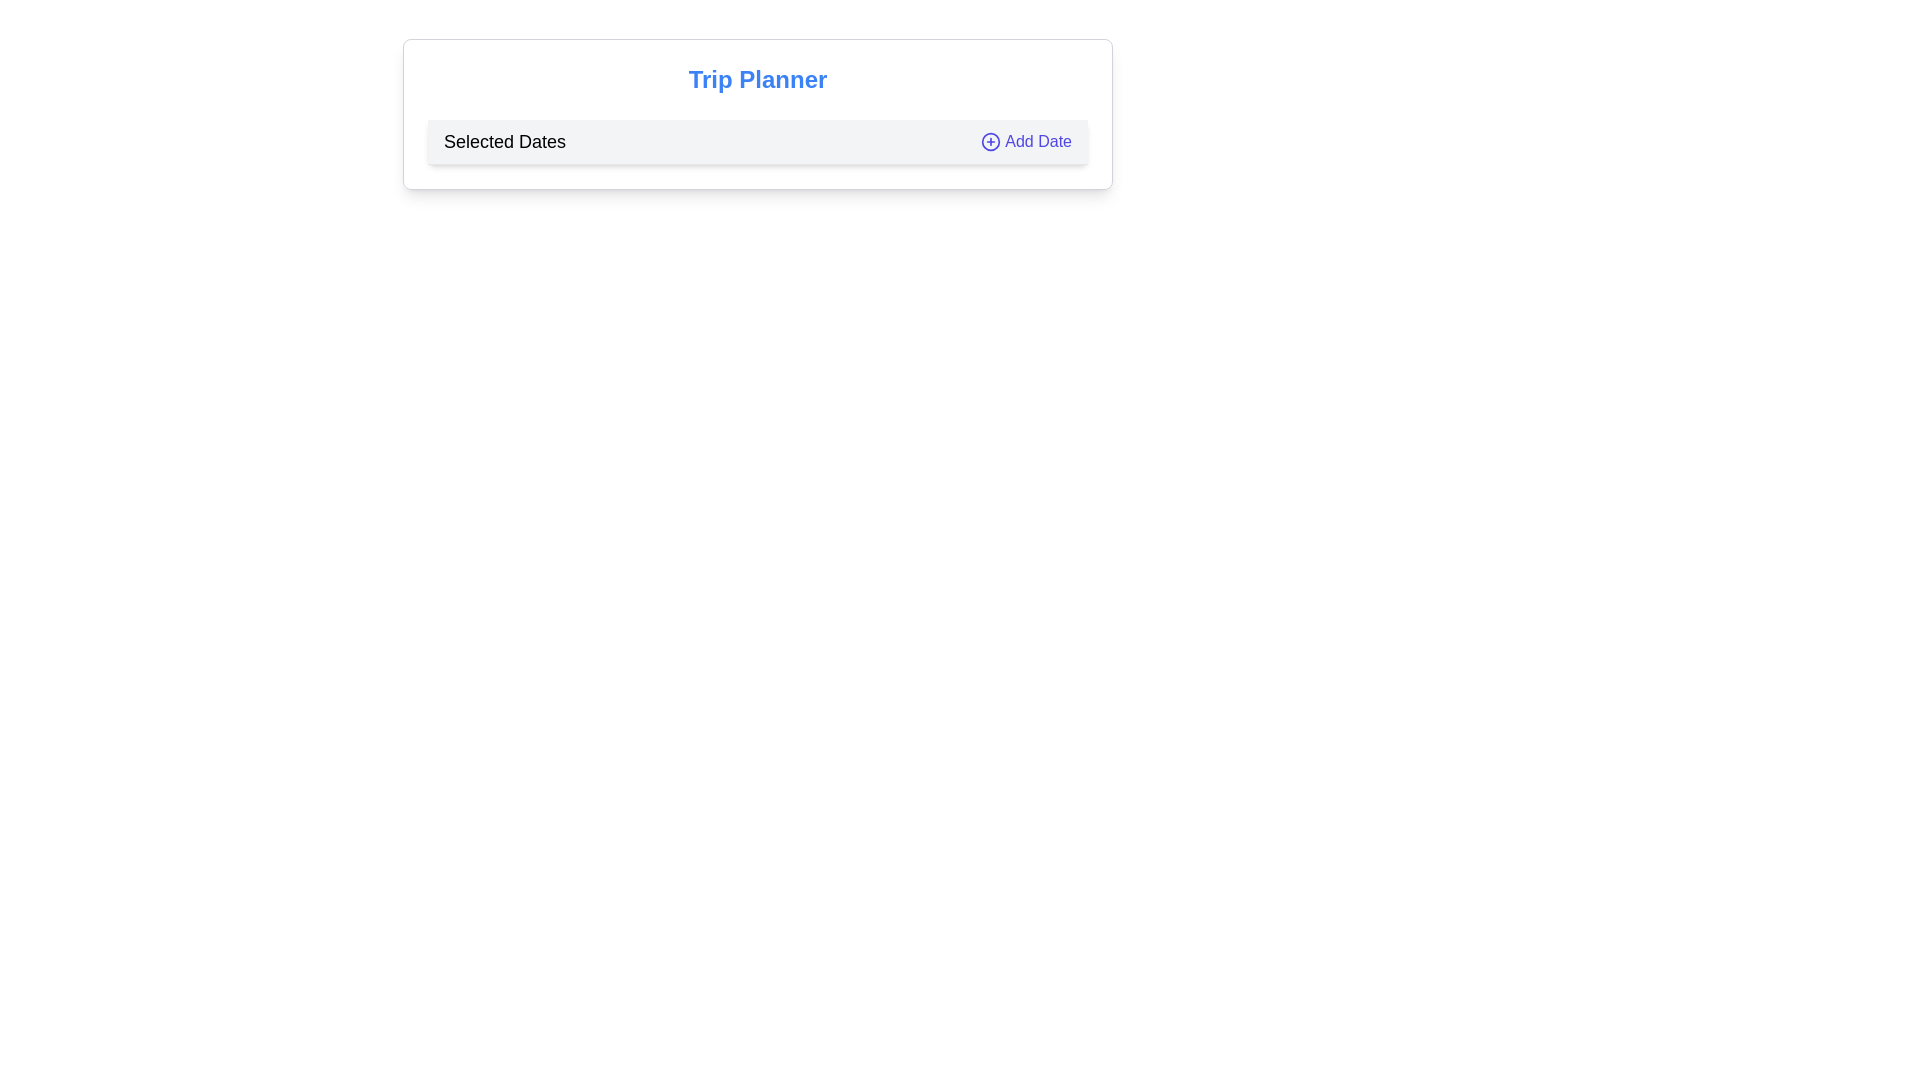  What do you see at coordinates (504, 141) in the screenshot?
I see `the static label that provides context for the section where dates are displayed, located at the left edge of the bar before the 'Add Date' button` at bounding box center [504, 141].